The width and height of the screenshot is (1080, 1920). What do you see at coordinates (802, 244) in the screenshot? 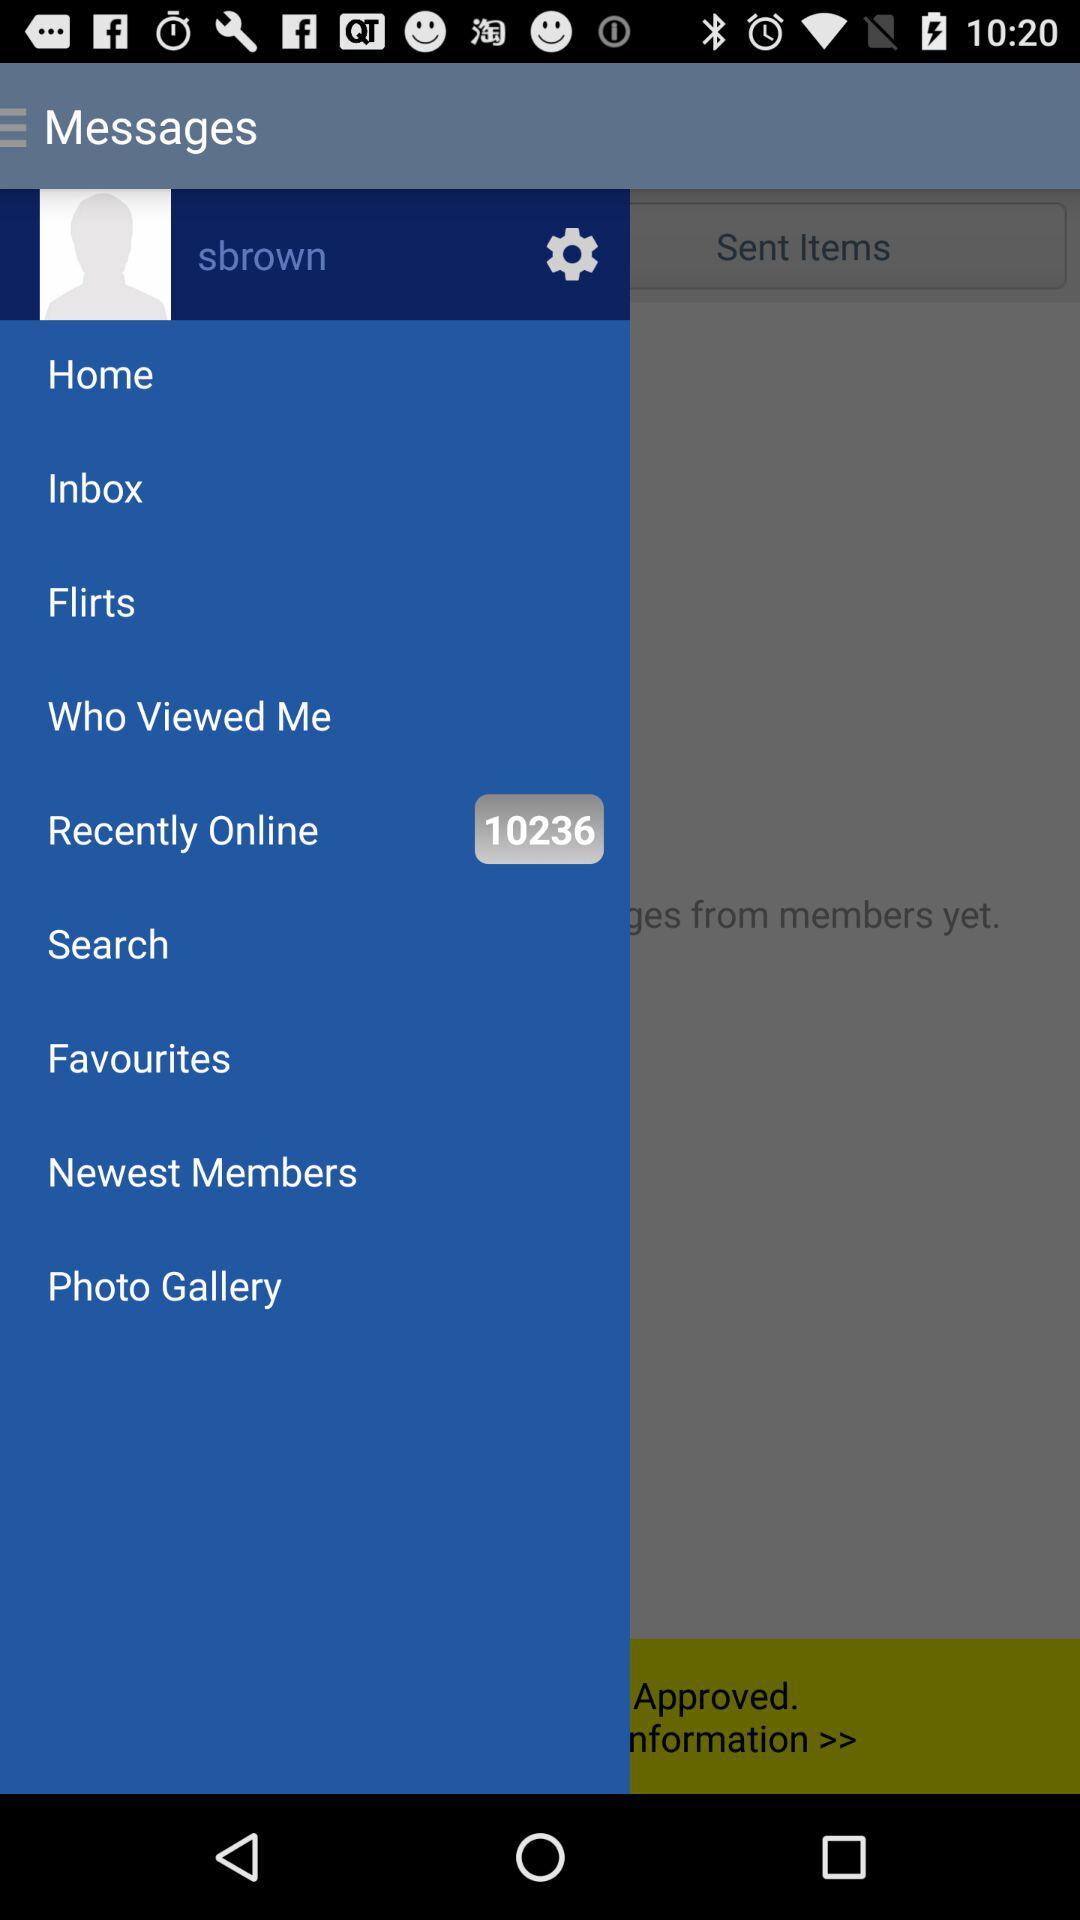
I see `sent items icon` at bounding box center [802, 244].